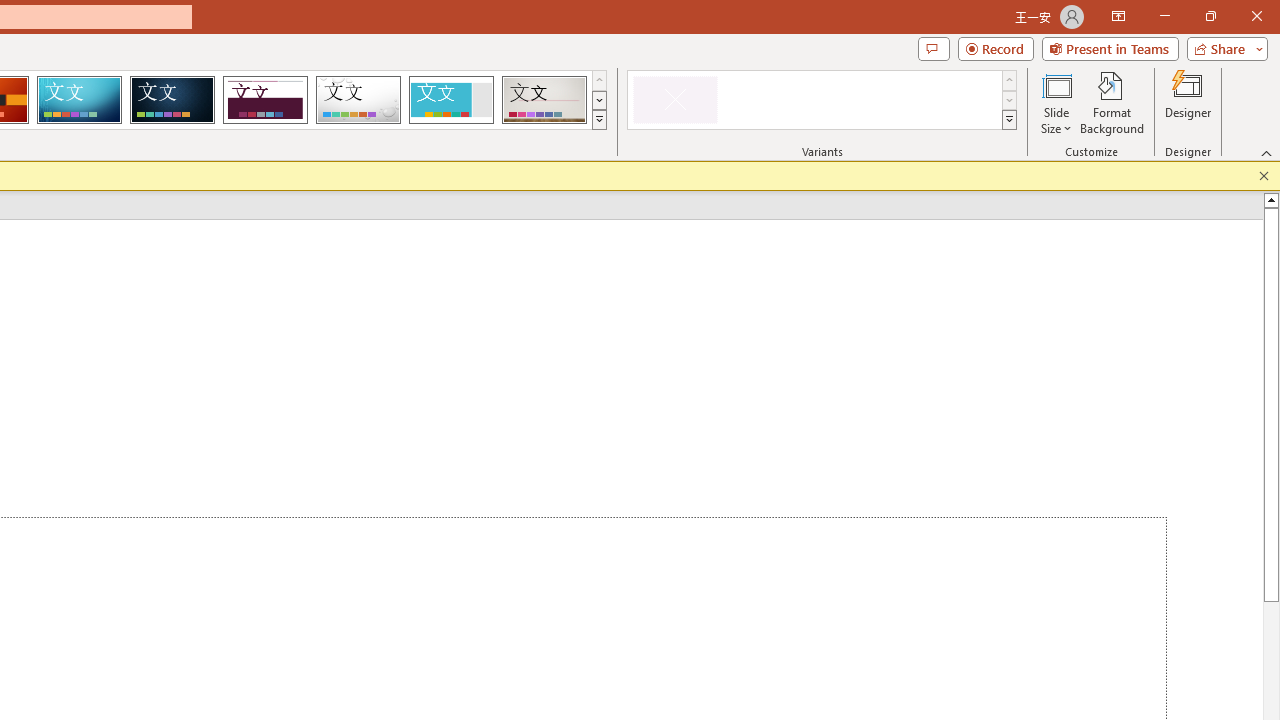  Describe the element at coordinates (1109, 47) in the screenshot. I see `'Present in Teams'` at that location.